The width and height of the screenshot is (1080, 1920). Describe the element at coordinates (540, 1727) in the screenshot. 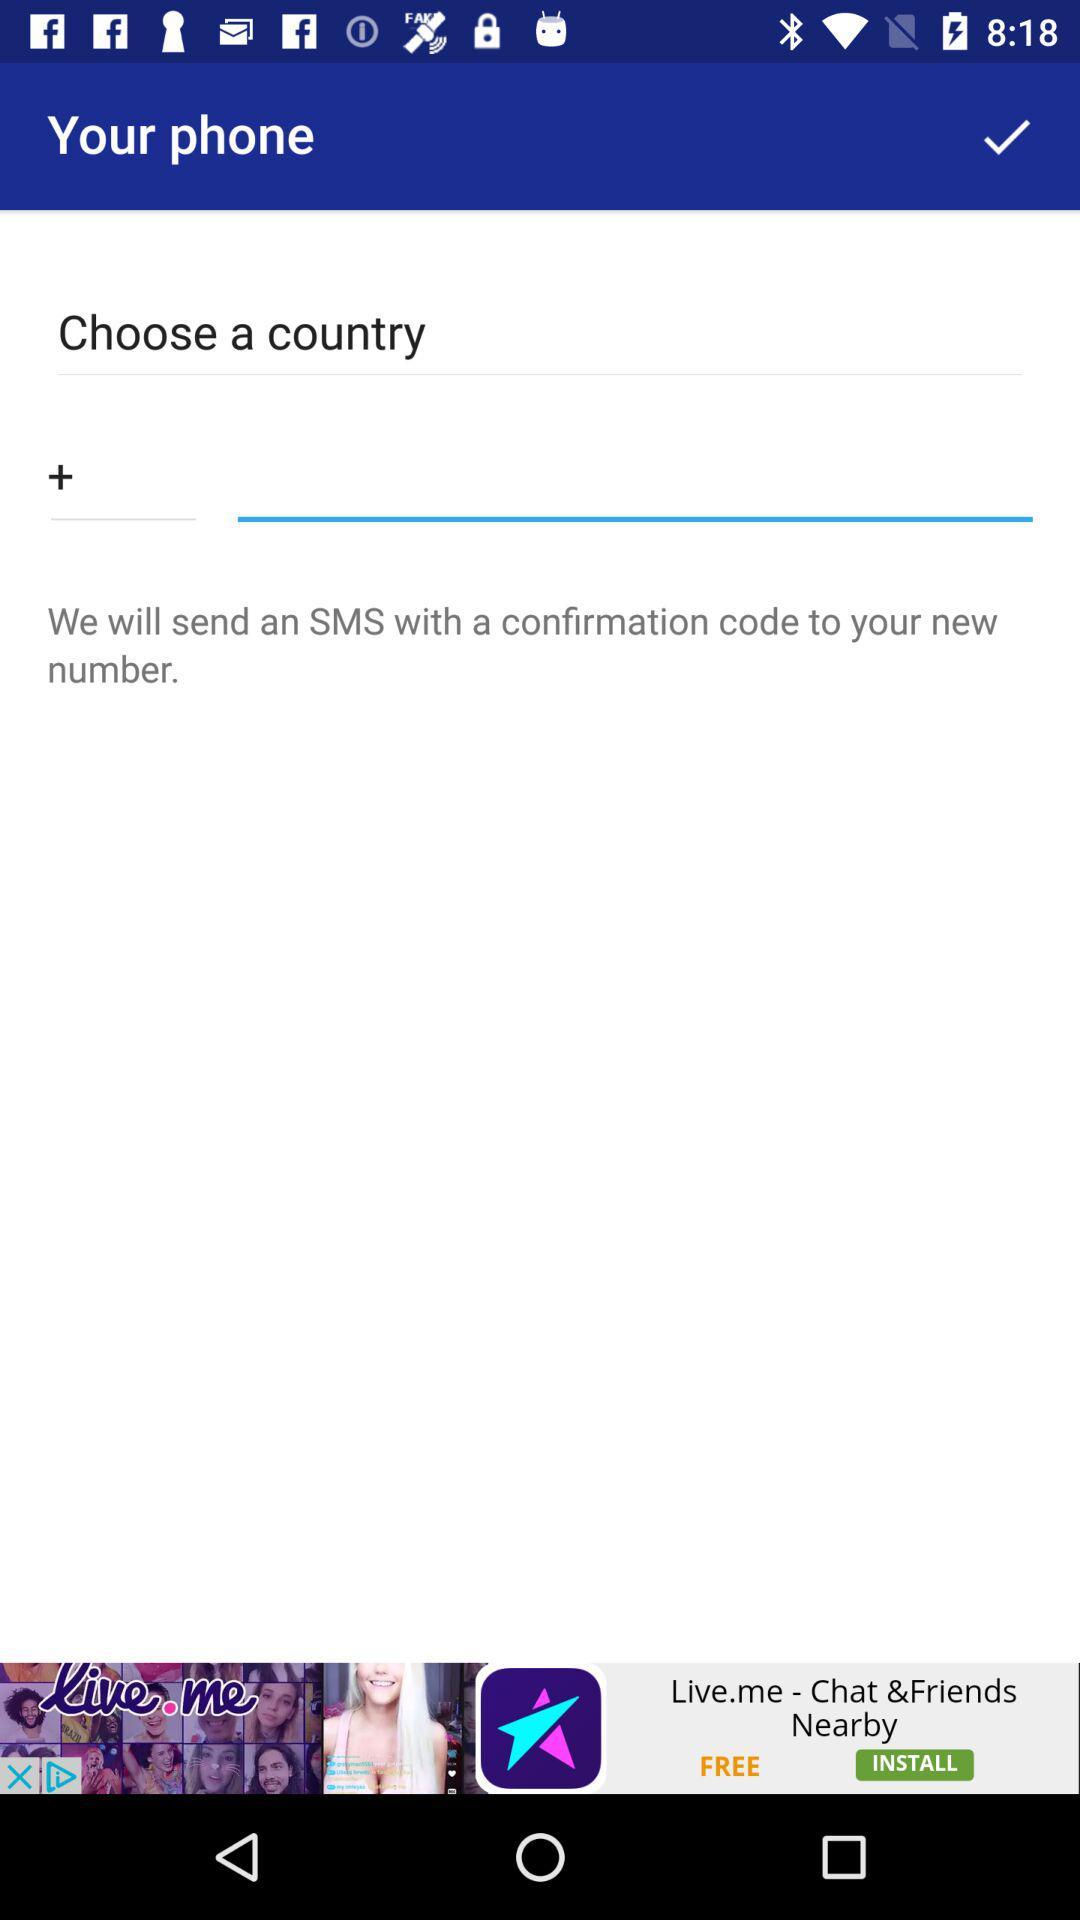

I see `advertisement` at that location.